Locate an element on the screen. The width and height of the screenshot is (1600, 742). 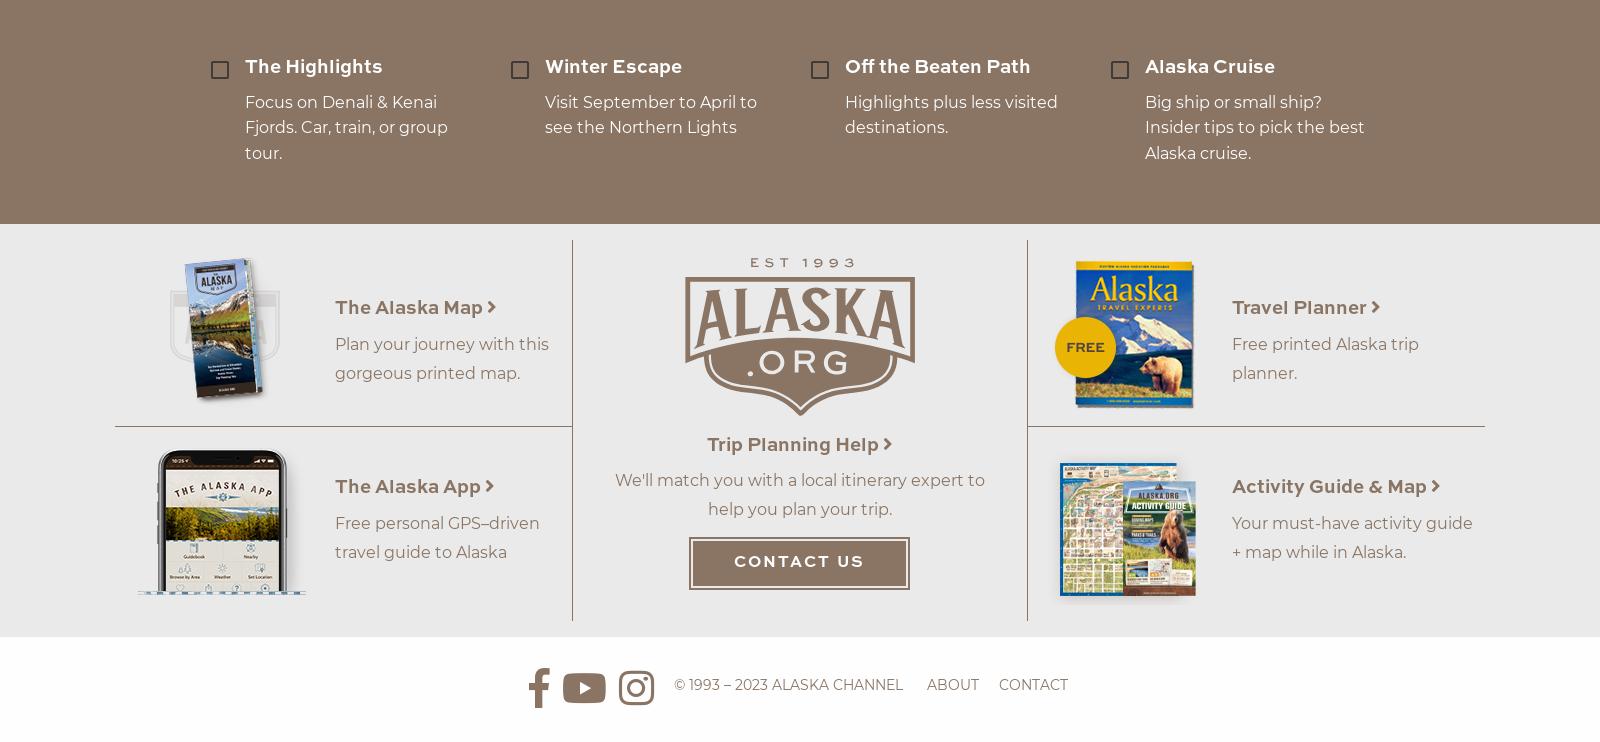
'The Highlights' is located at coordinates (244, 66).